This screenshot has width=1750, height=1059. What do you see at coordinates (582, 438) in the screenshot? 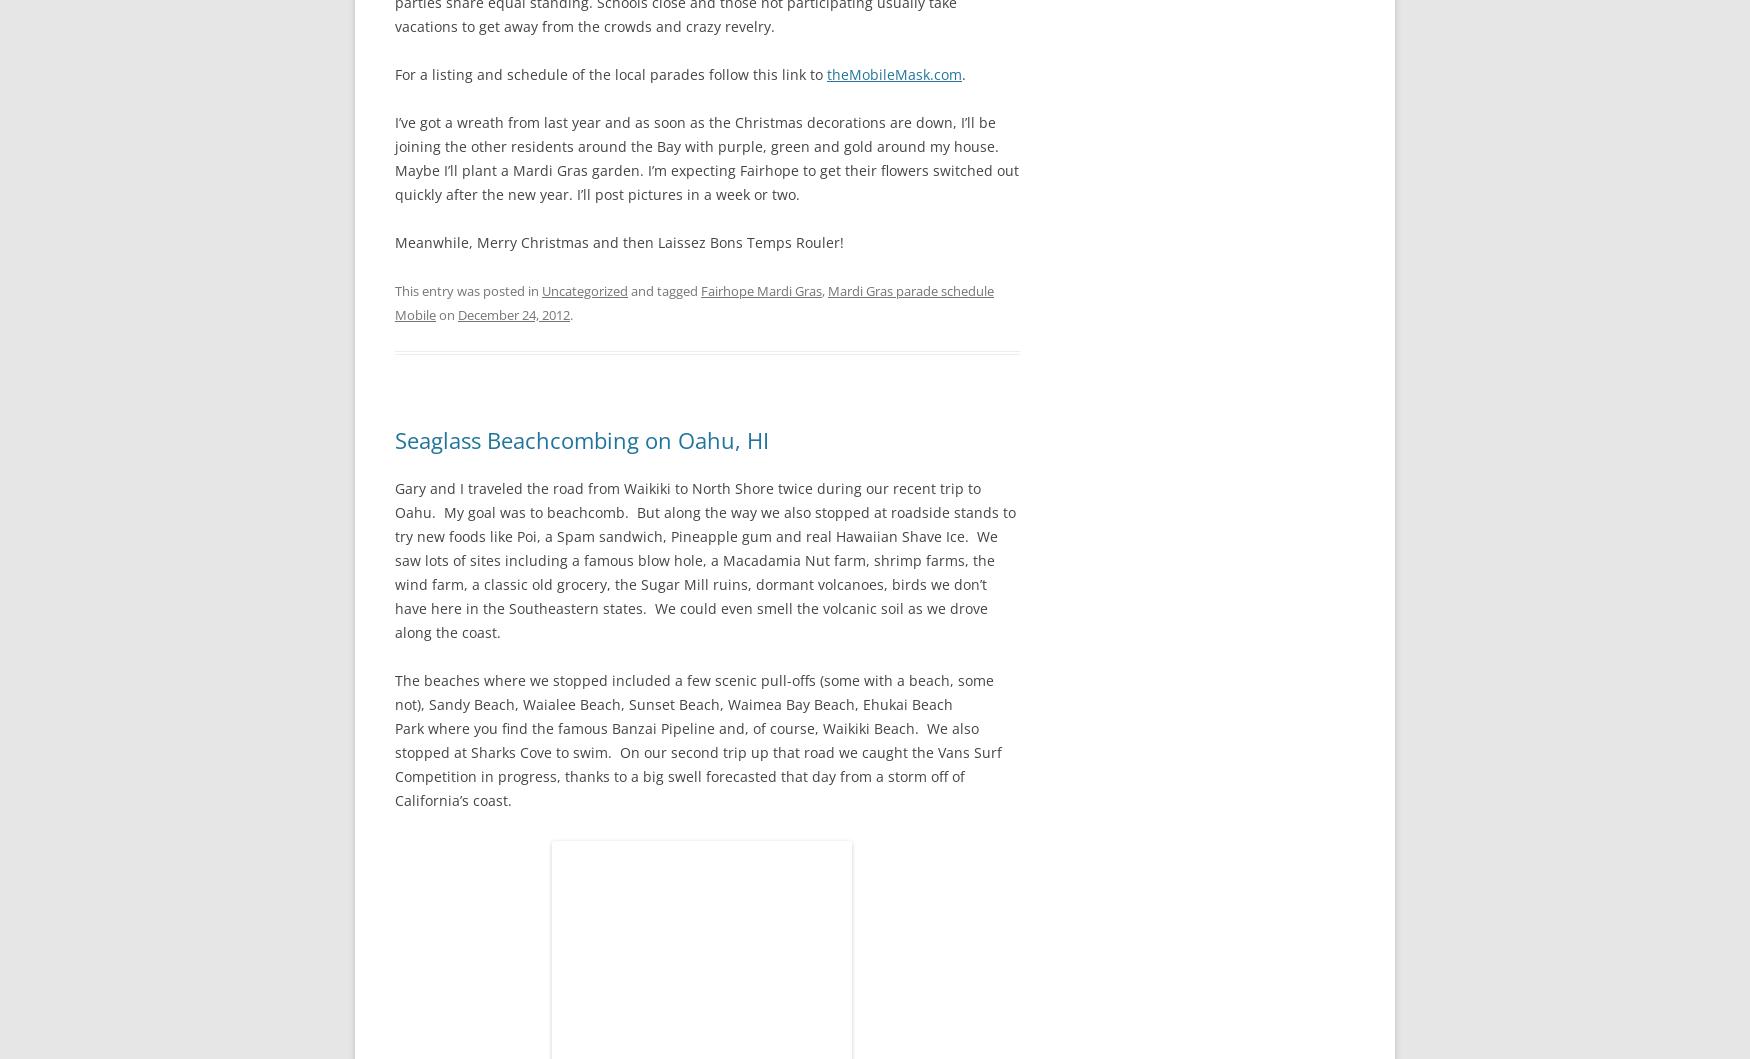
I see `'Seaglass Beachcombing on Oahu, HI'` at bounding box center [582, 438].